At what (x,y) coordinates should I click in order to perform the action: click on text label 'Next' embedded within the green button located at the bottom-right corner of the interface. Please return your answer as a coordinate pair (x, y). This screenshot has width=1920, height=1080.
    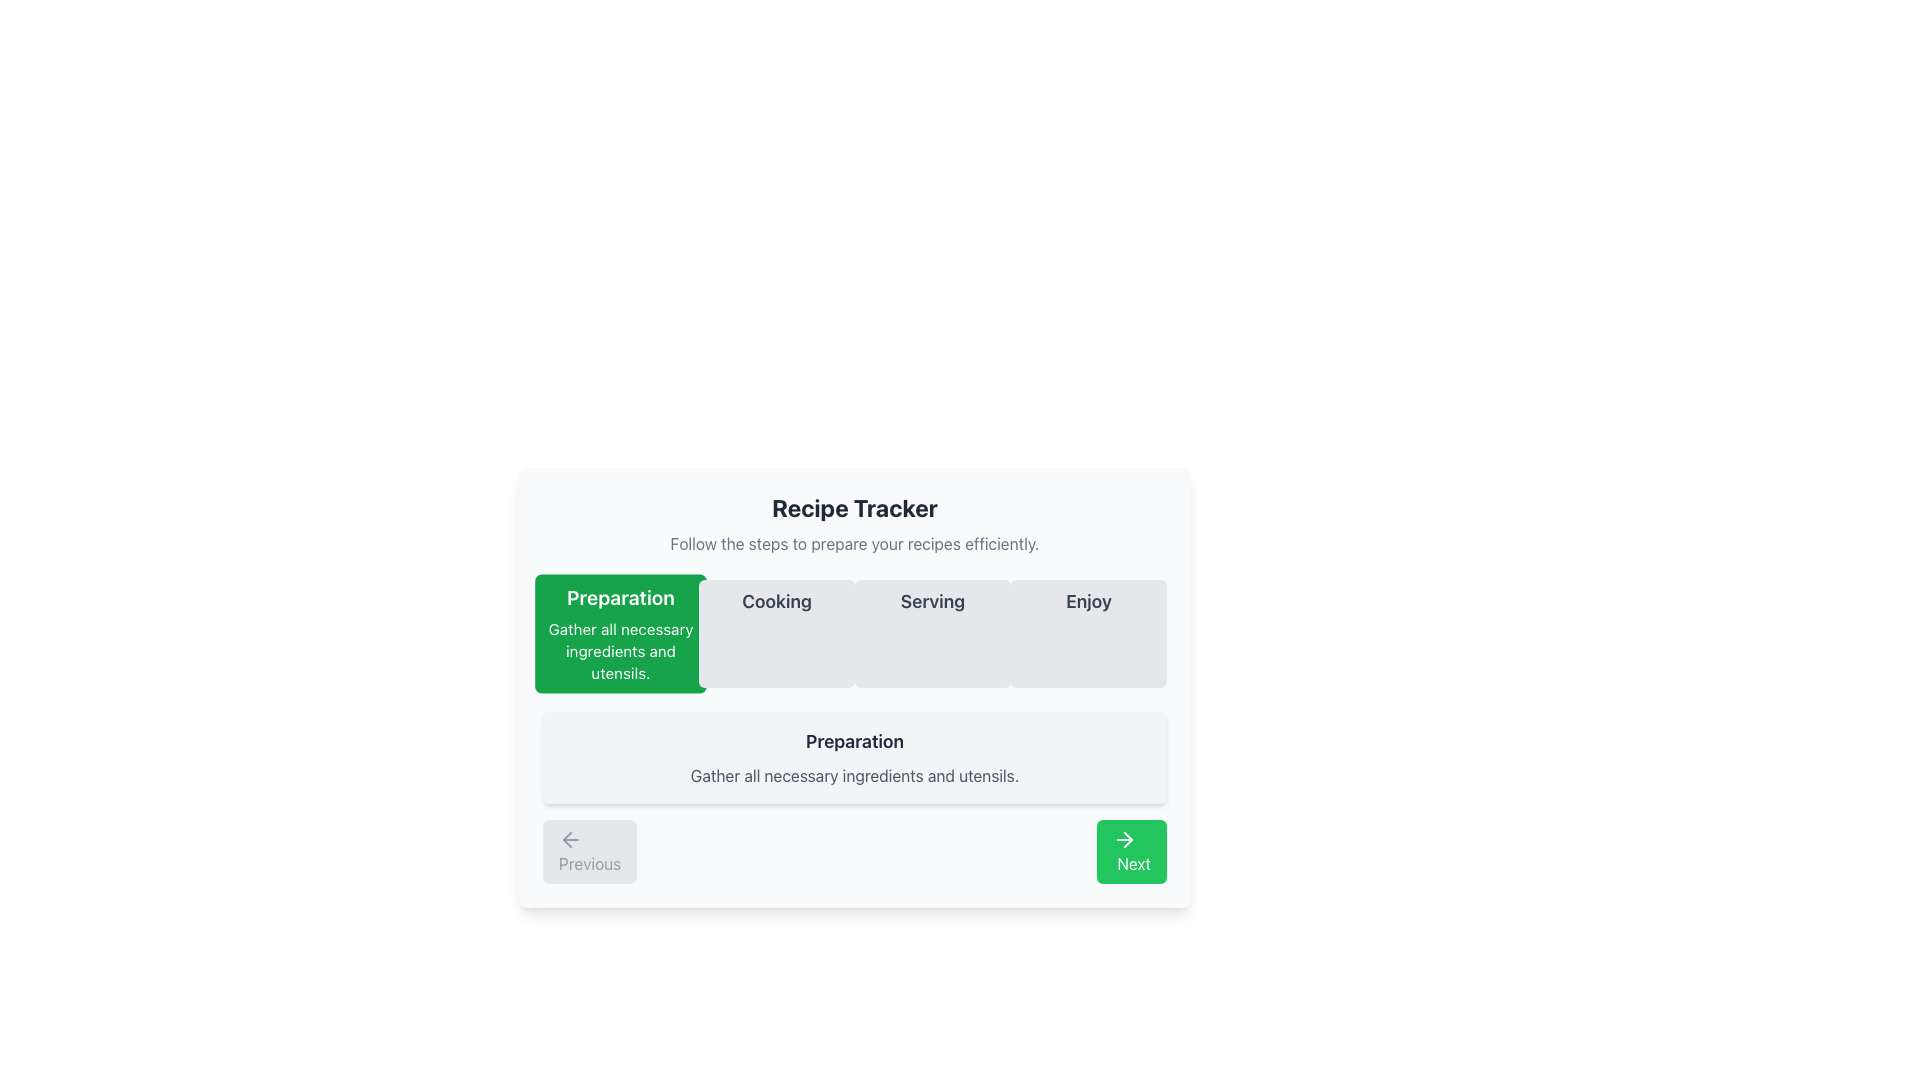
    Looking at the image, I should click on (1134, 863).